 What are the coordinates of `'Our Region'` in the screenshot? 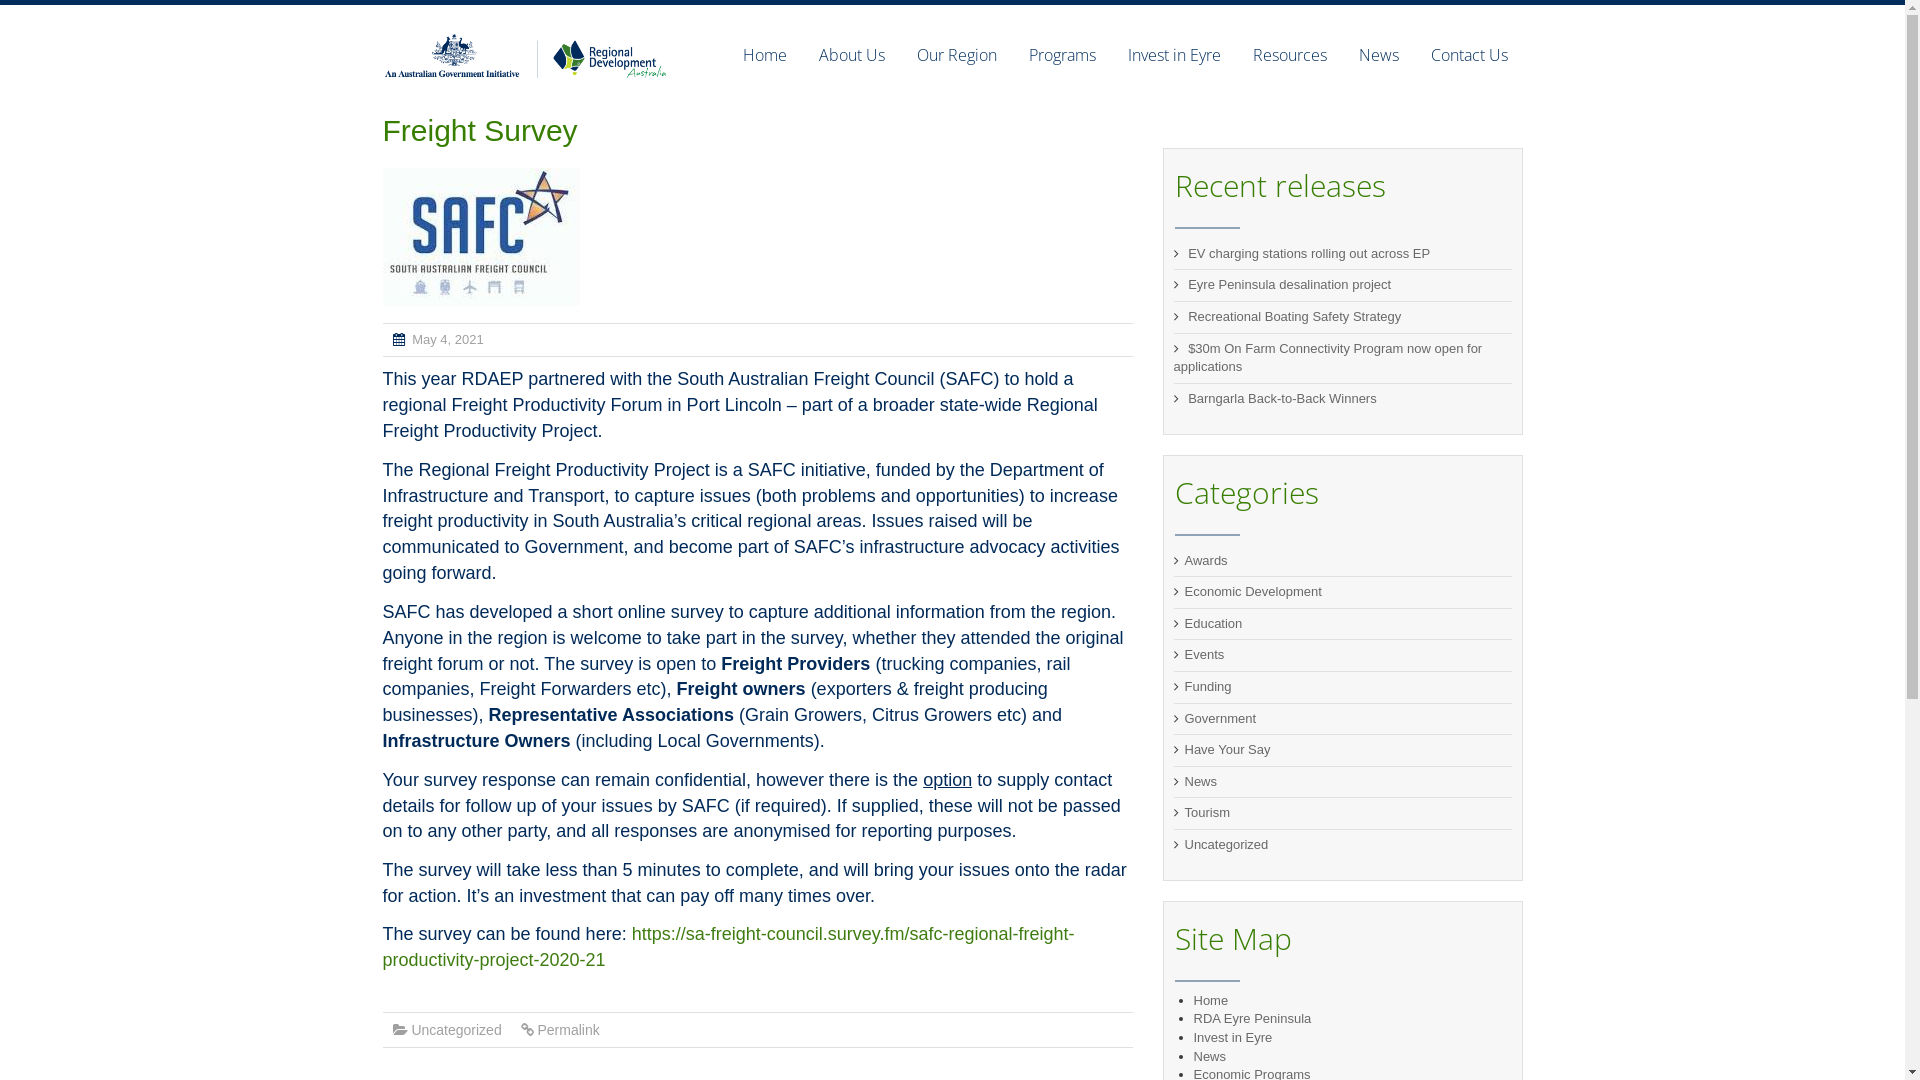 It's located at (899, 53).